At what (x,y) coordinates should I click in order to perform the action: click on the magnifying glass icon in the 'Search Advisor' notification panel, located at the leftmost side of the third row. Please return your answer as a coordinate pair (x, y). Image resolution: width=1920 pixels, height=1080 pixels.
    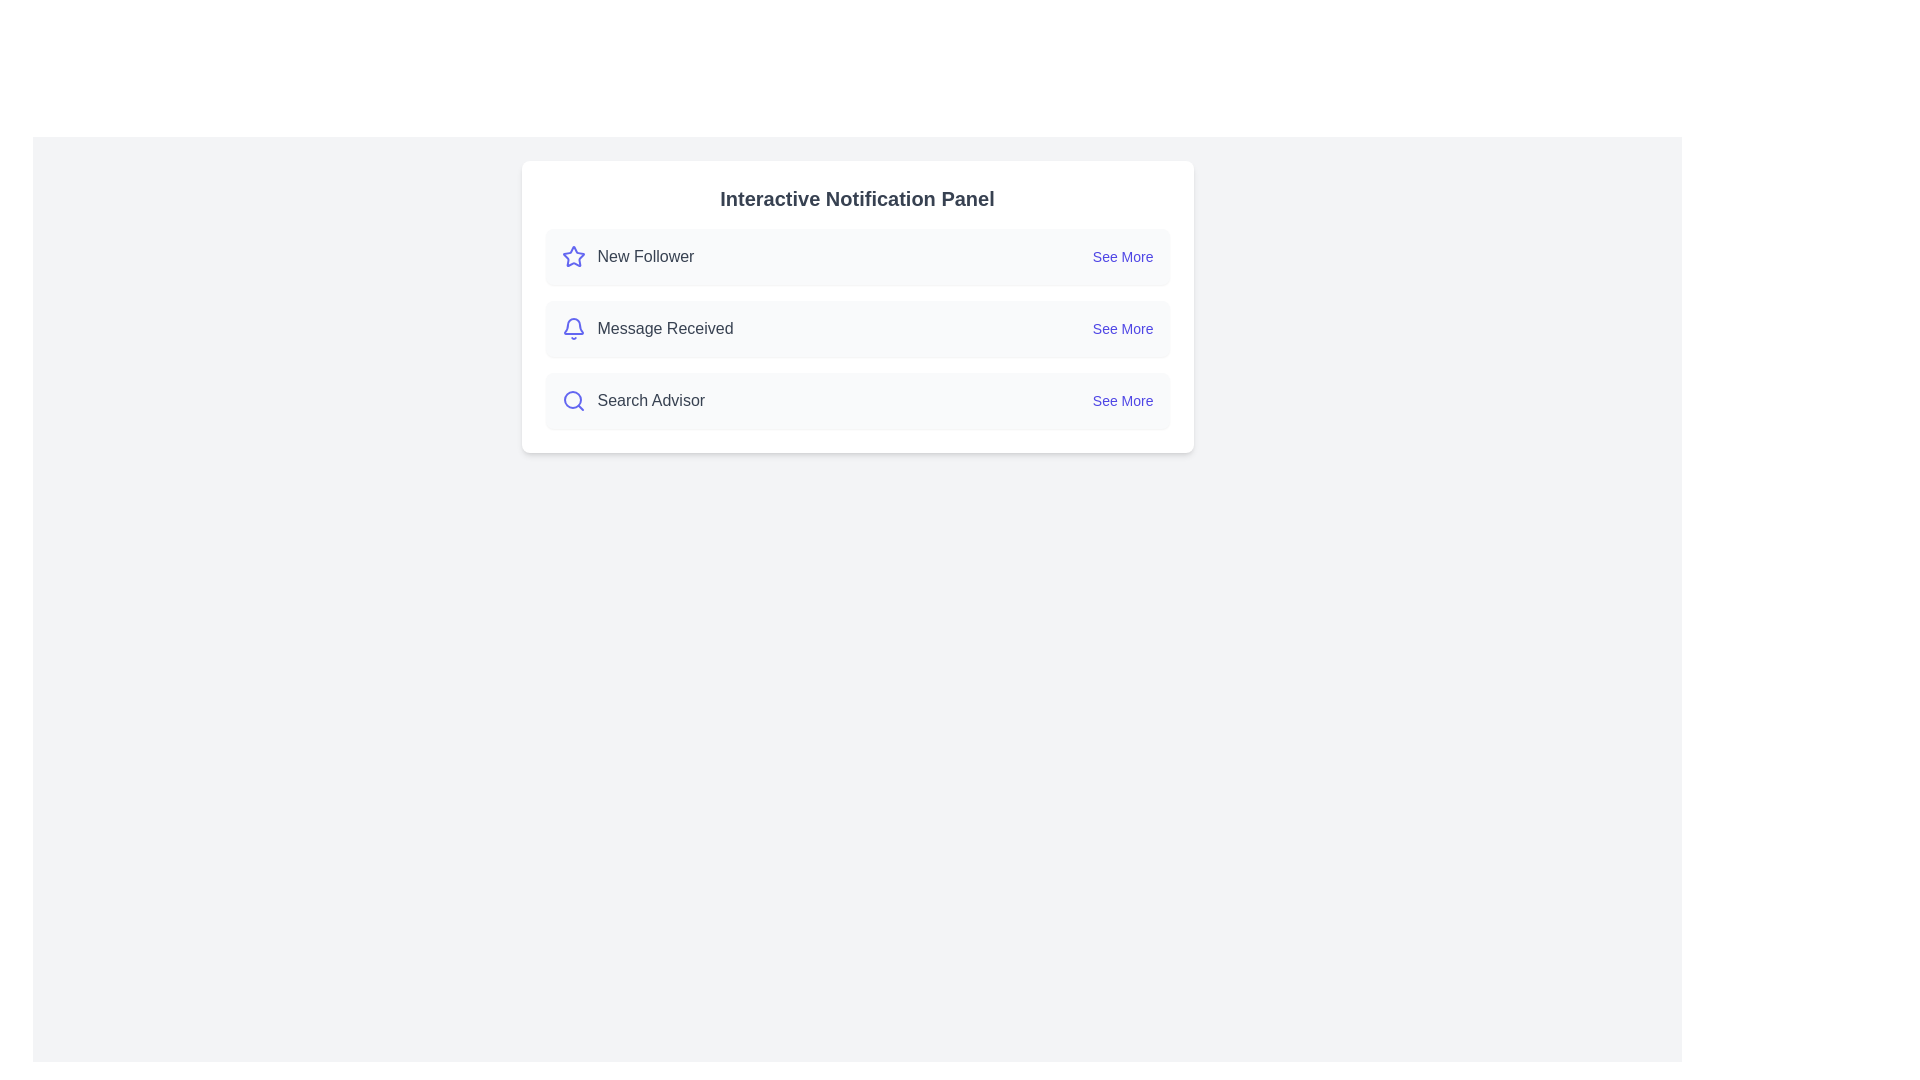
    Looking at the image, I should click on (572, 401).